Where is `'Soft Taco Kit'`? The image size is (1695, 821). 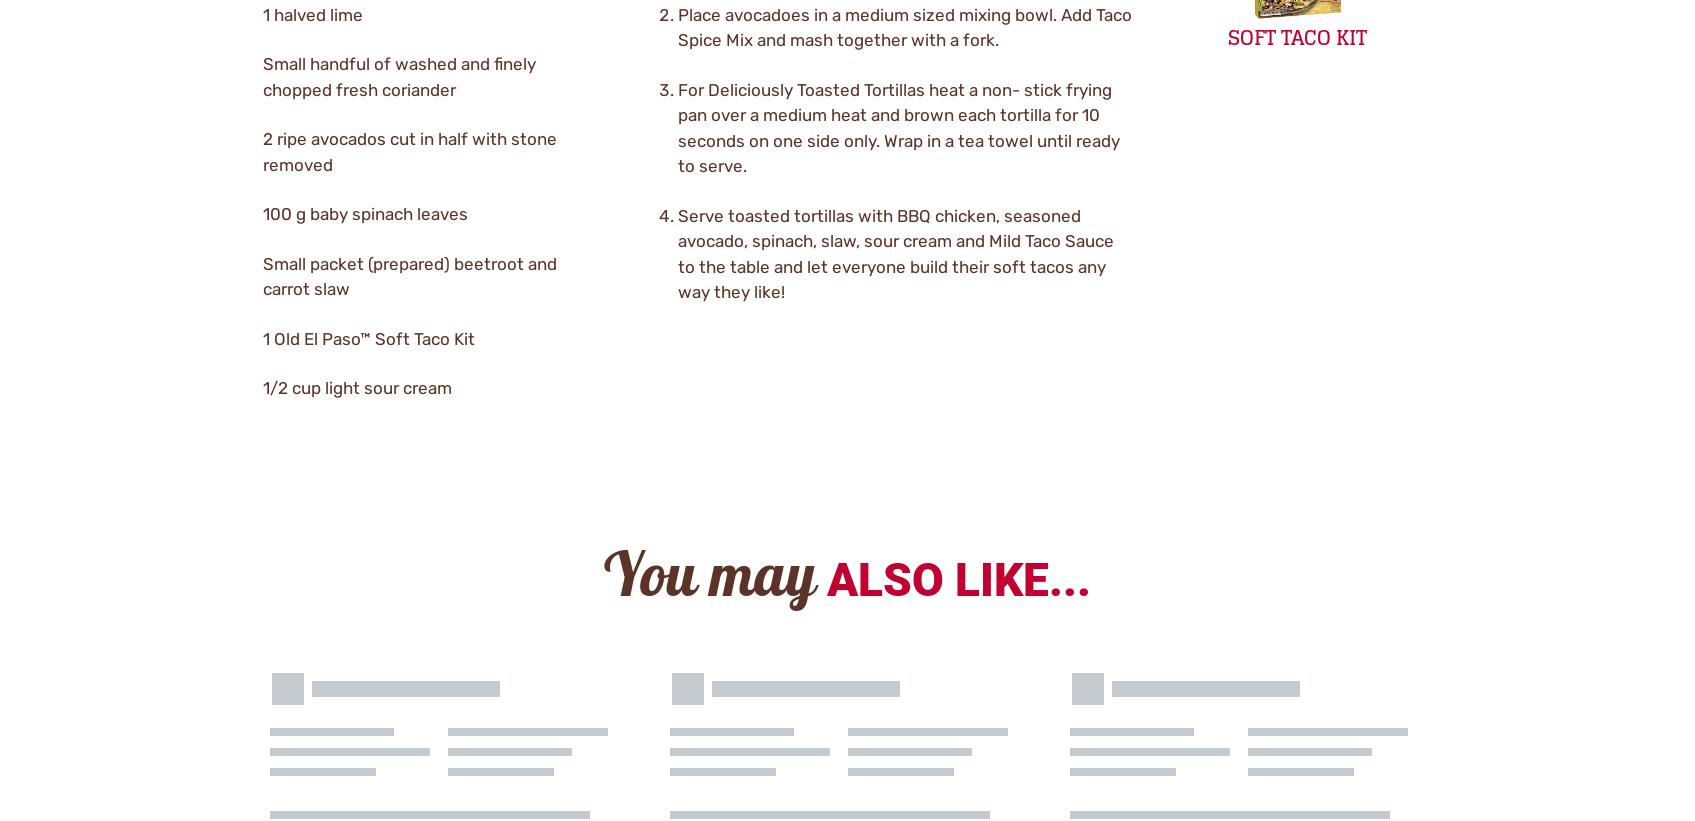
'Soft Taco Kit' is located at coordinates (1296, 37).